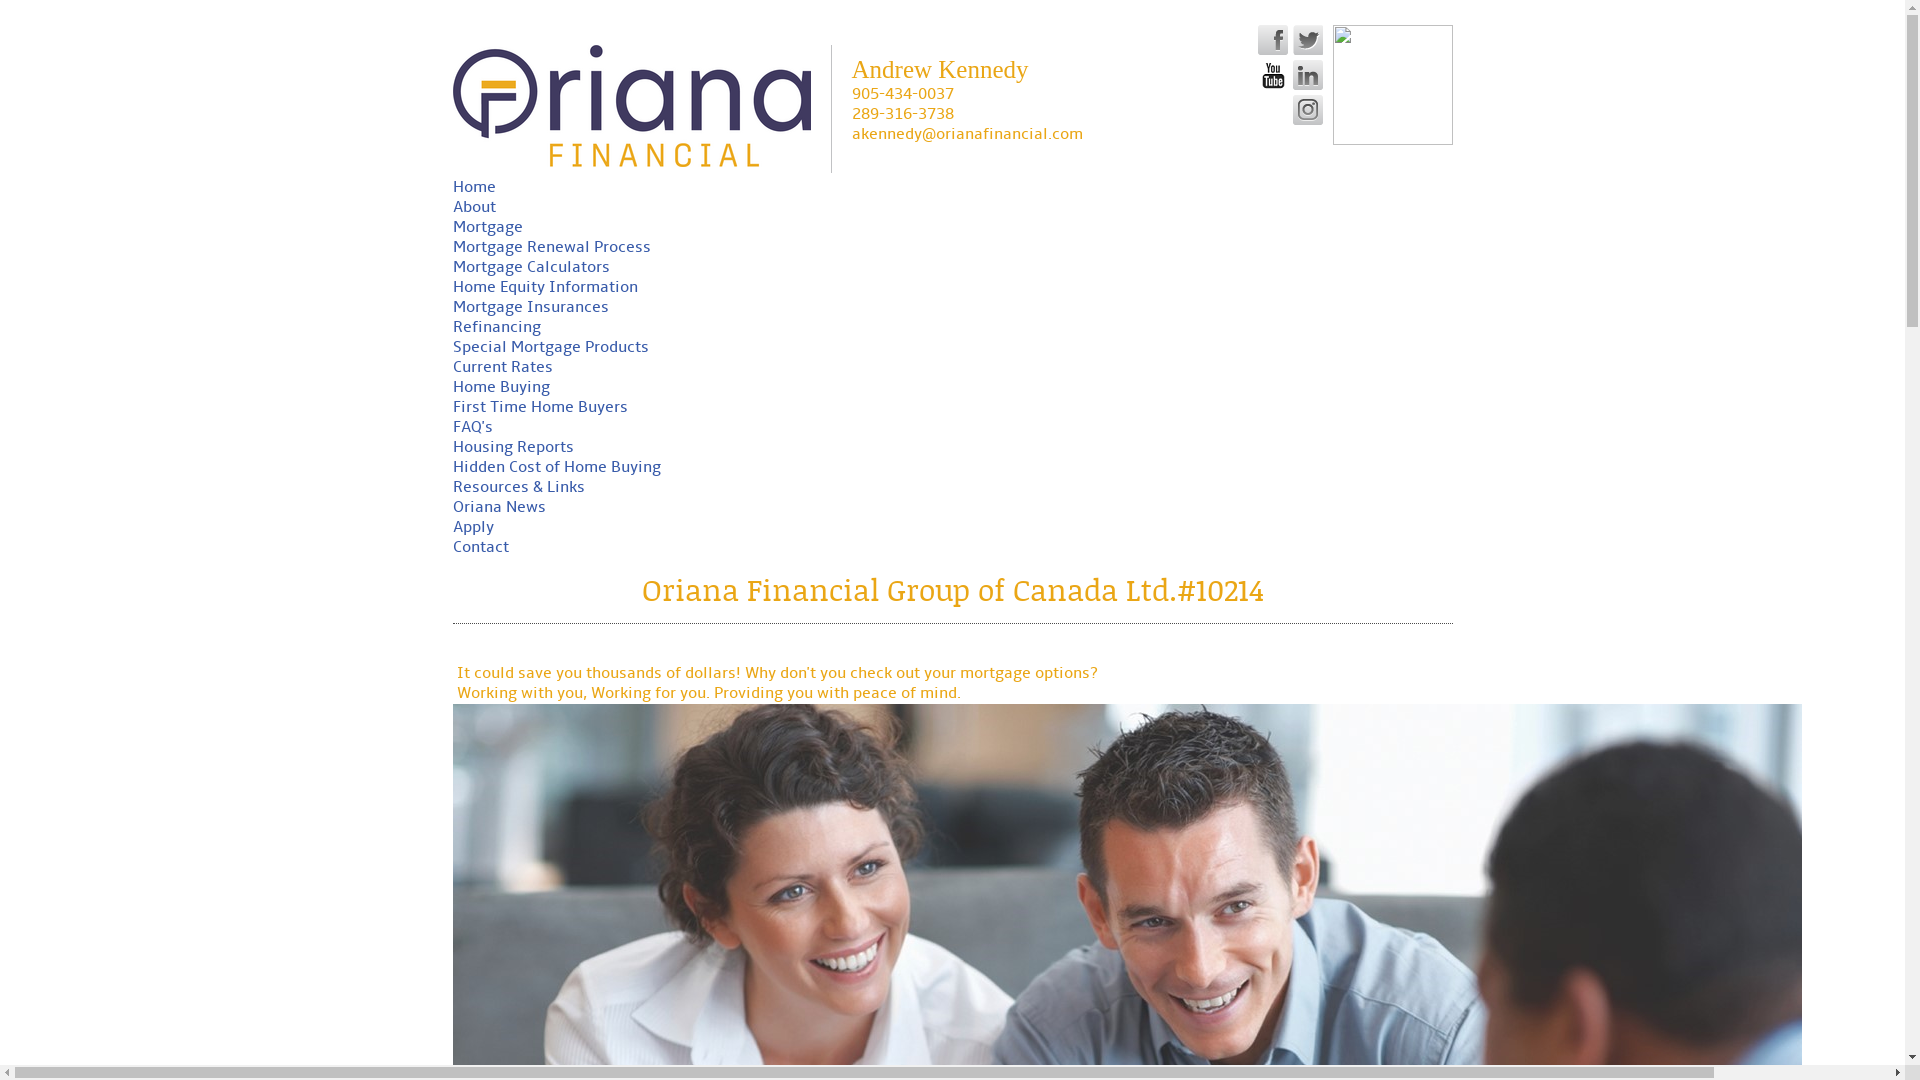 The height and width of the screenshot is (1080, 1920). I want to click on 'Contact', so click(480, 547).